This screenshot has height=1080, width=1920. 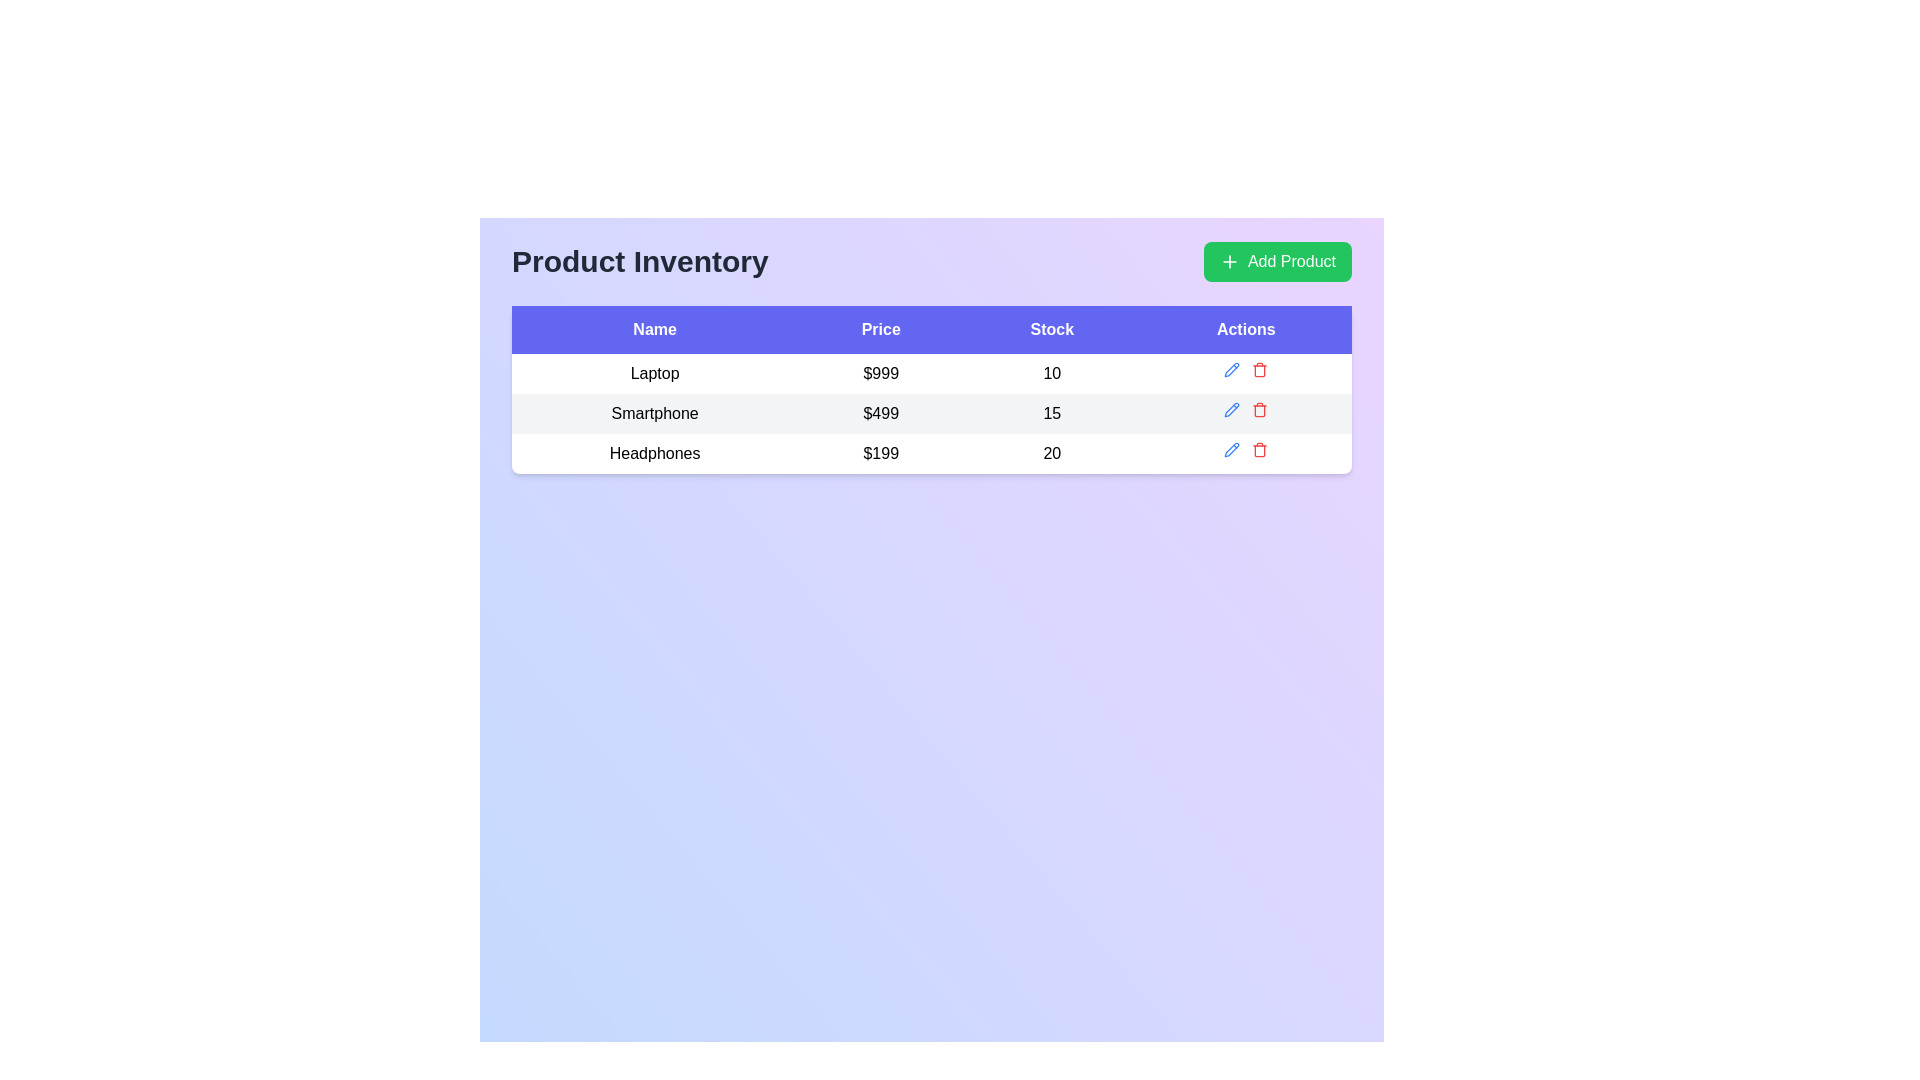 What do you see at coordinates (1228, 261) in the screenshot?
I see `the icon located inside the 'Add Product' button, which visually reinforces the functionality of adding new items, positioned at the top-right corner of the content section` at bounding box center [1228, 261].